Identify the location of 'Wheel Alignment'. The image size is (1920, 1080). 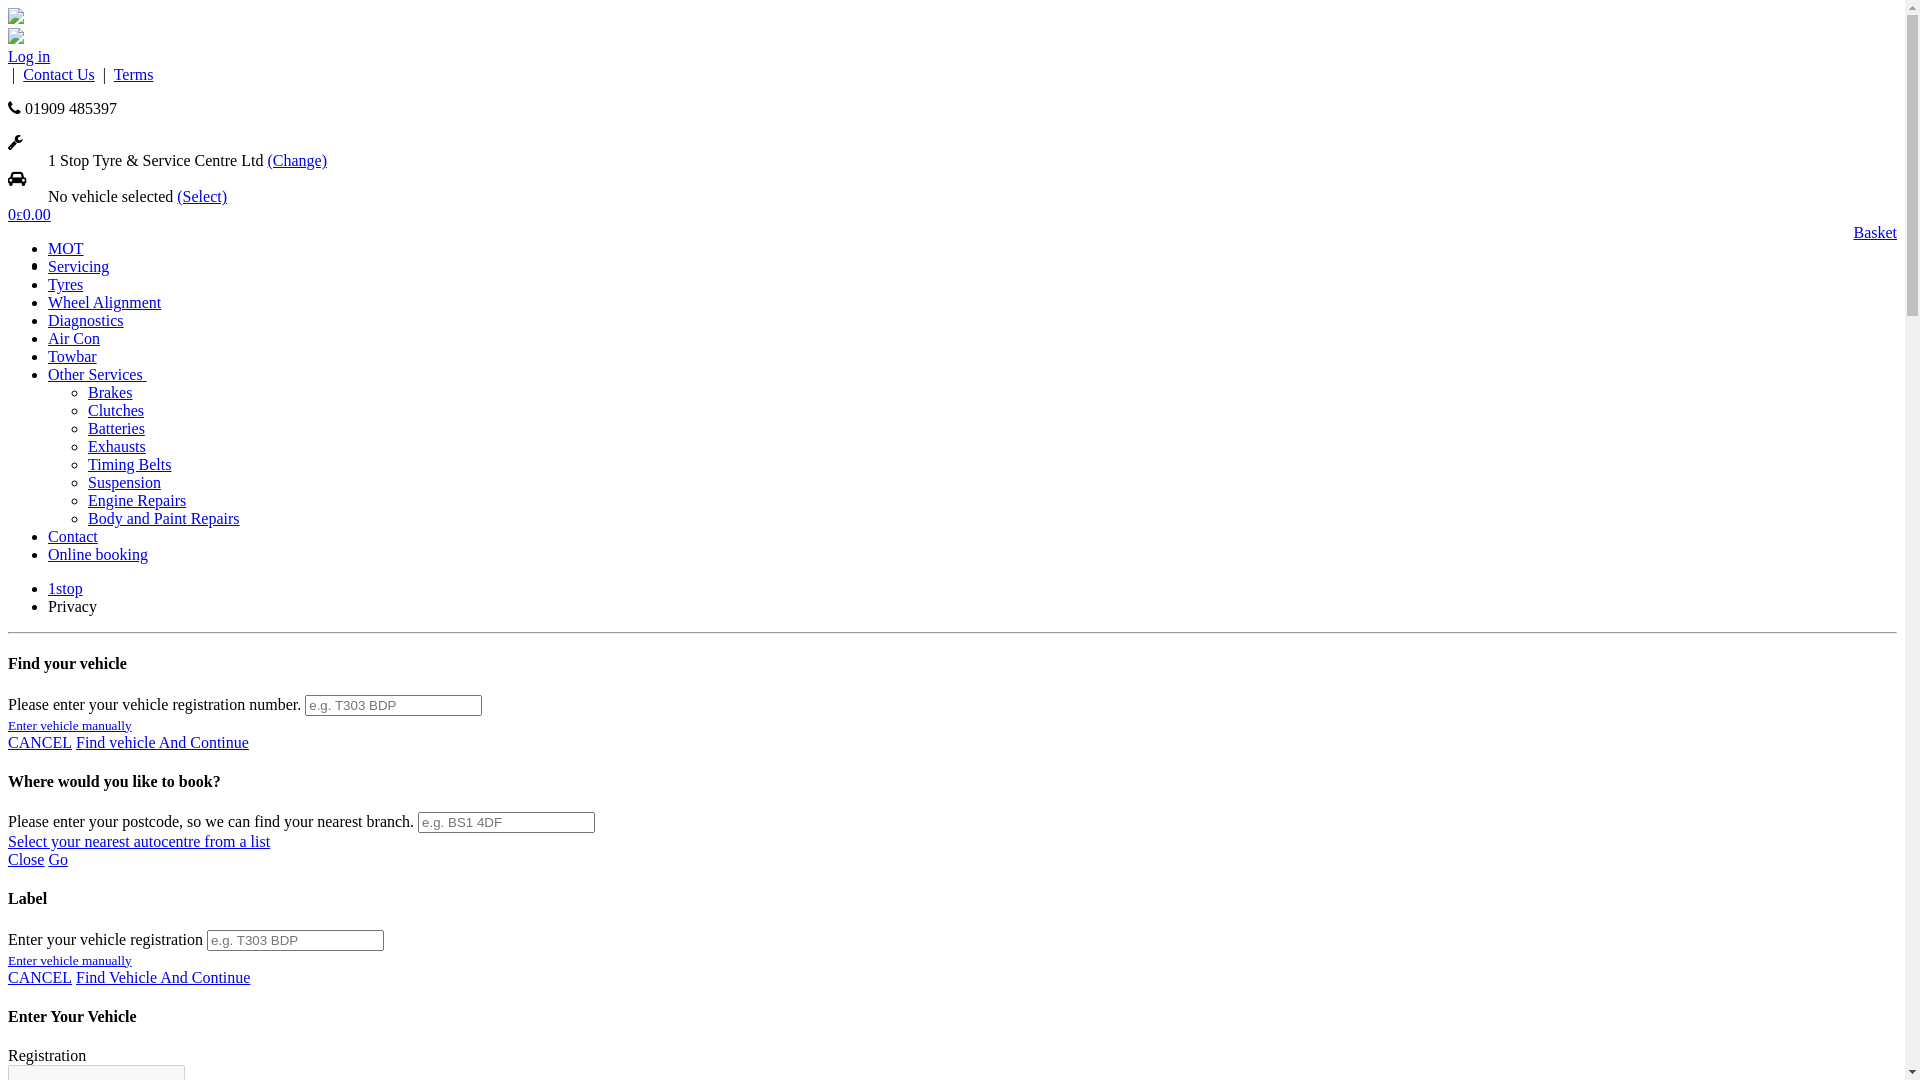
(103, 302).